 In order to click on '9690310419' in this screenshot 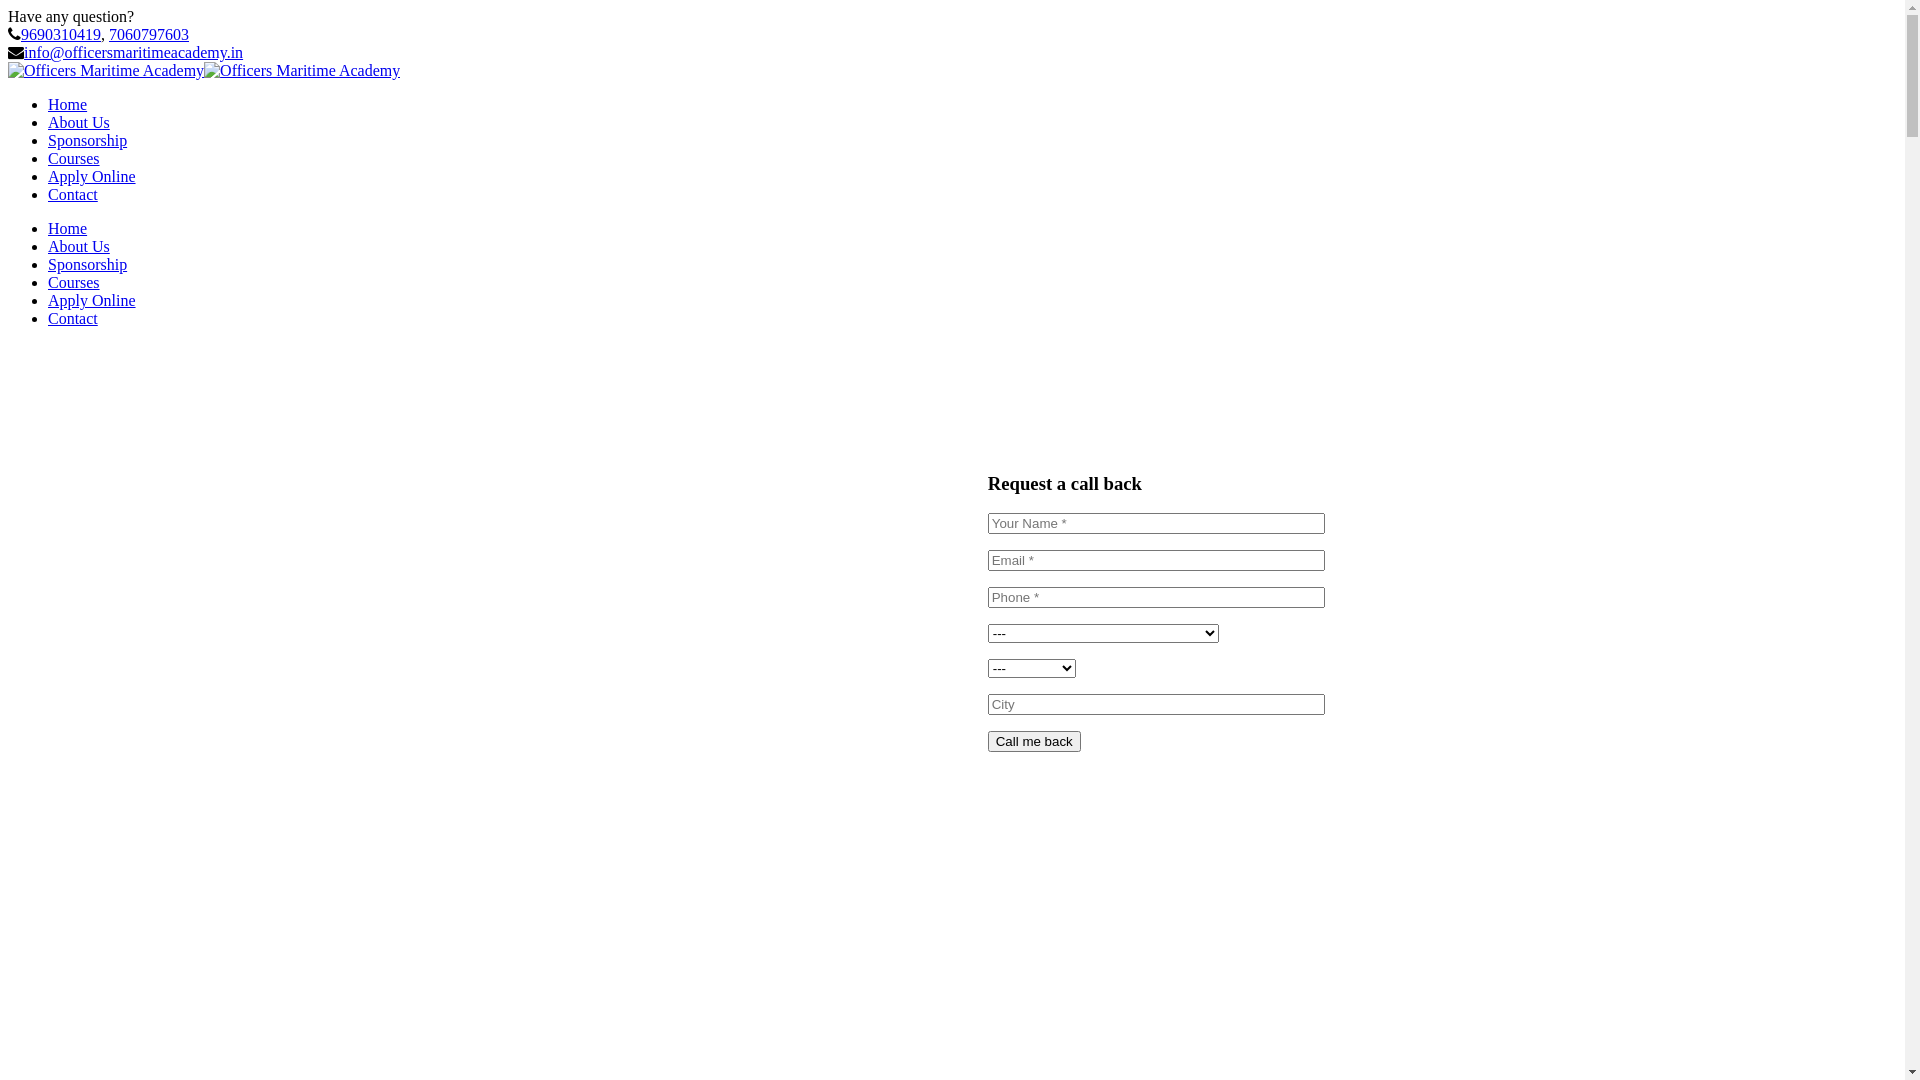, I will do `click(61, 34)`.